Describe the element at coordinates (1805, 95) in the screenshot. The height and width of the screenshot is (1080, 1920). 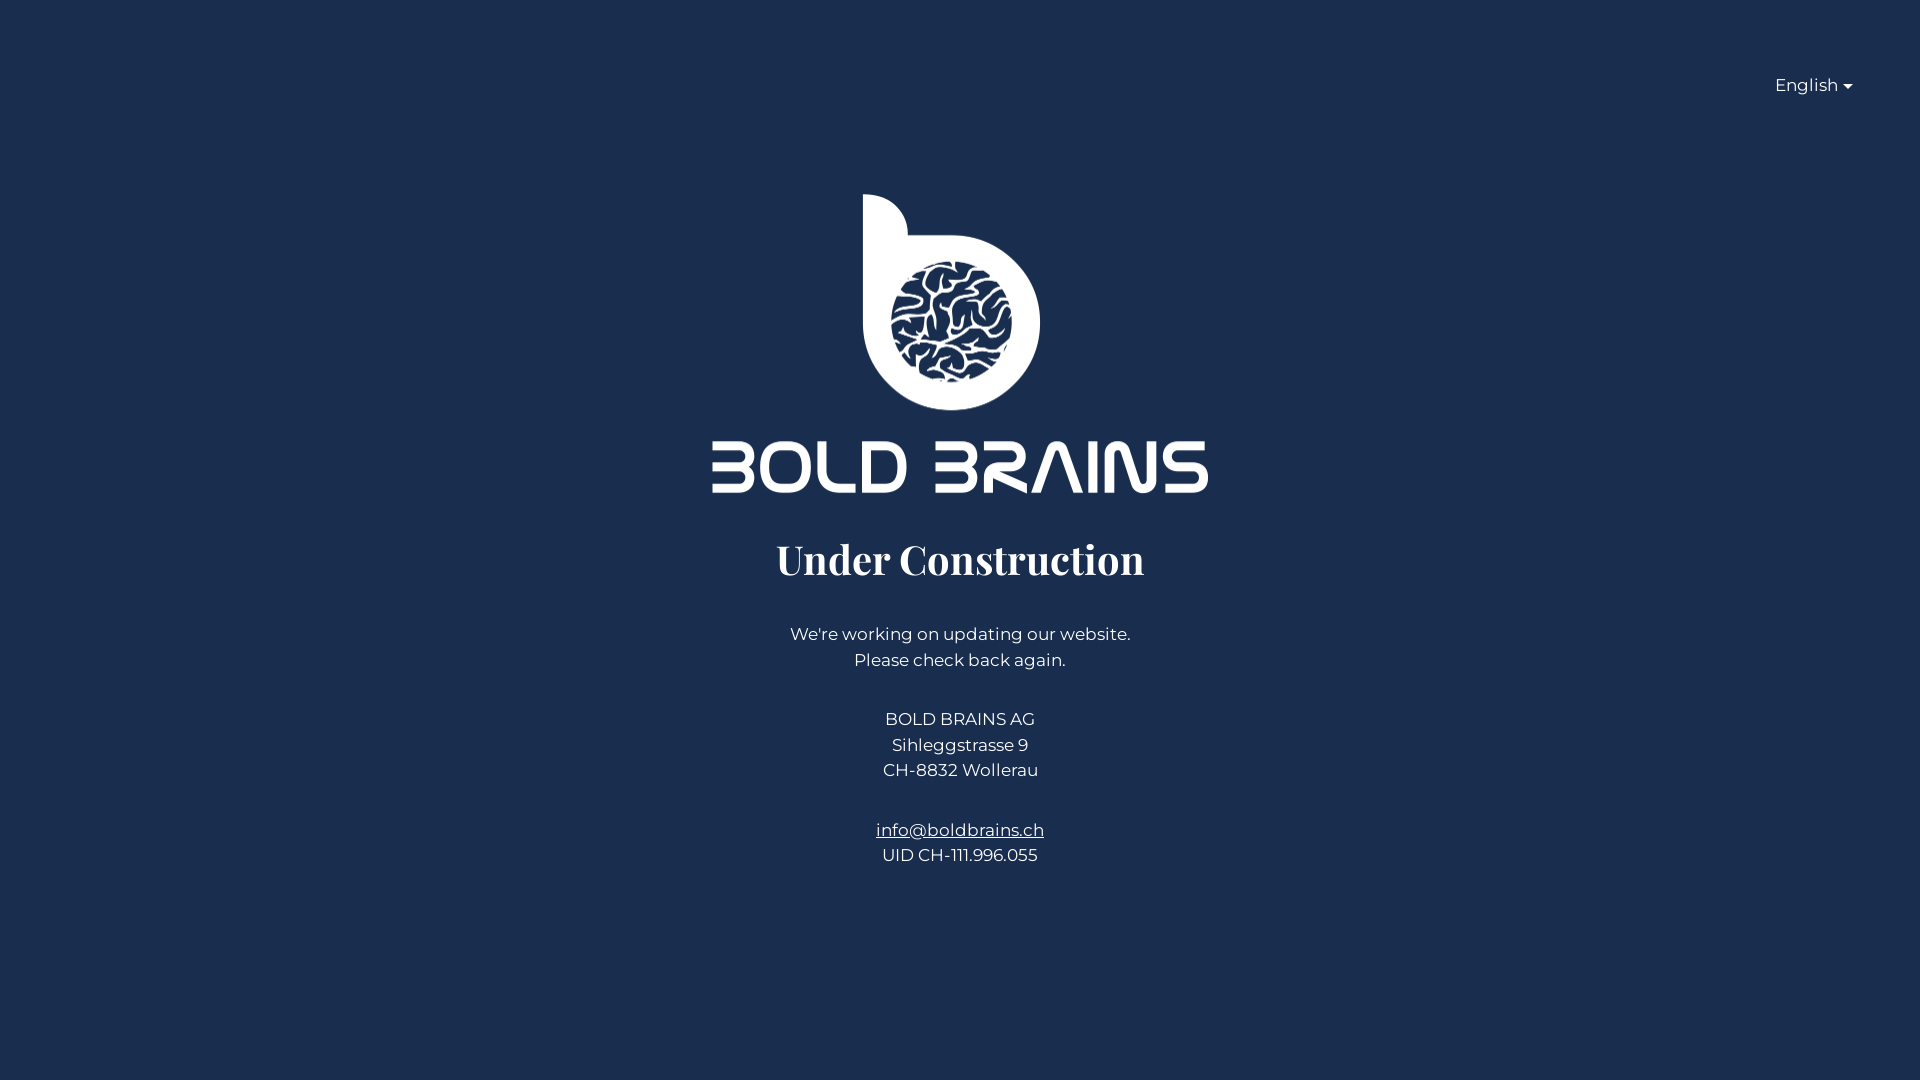
I see `'English'` at that location.